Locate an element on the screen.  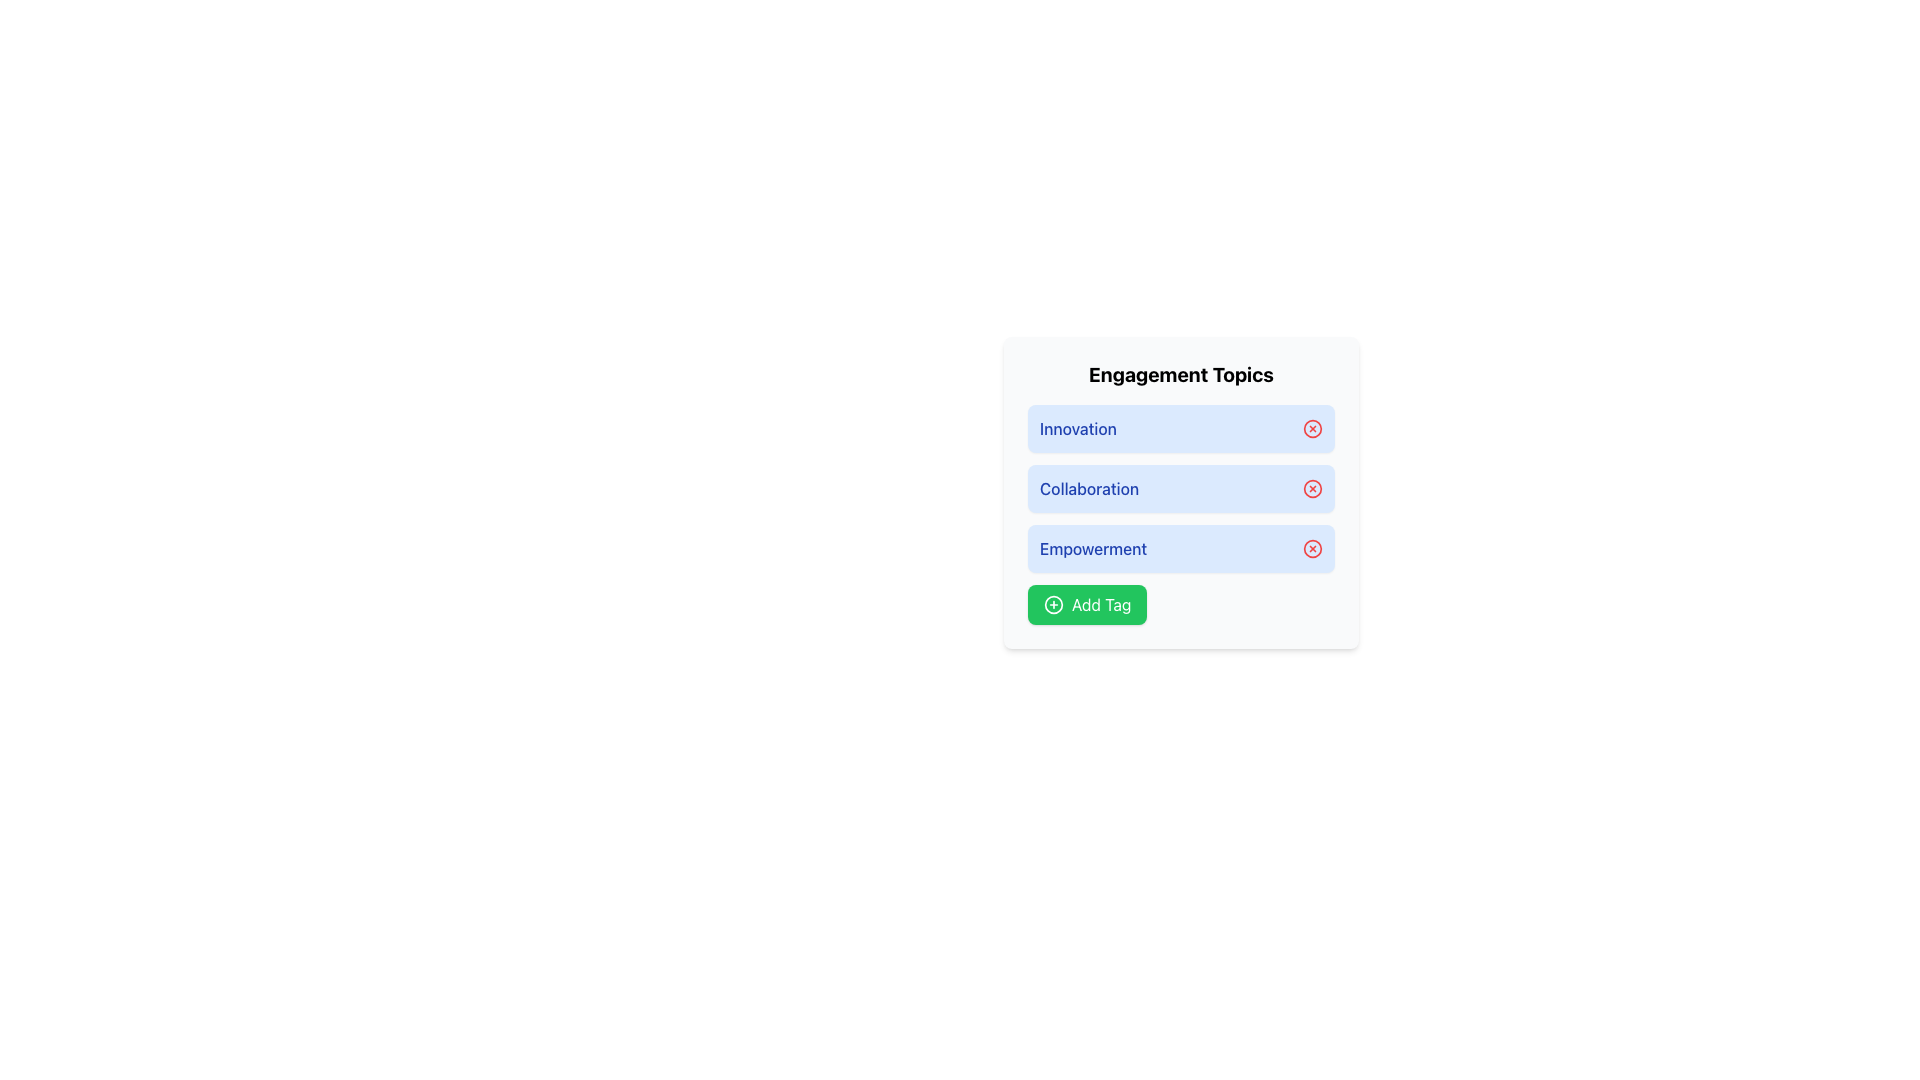
the selectable list item labeled 'Collaboration' is located at coordinates (1181, 489).